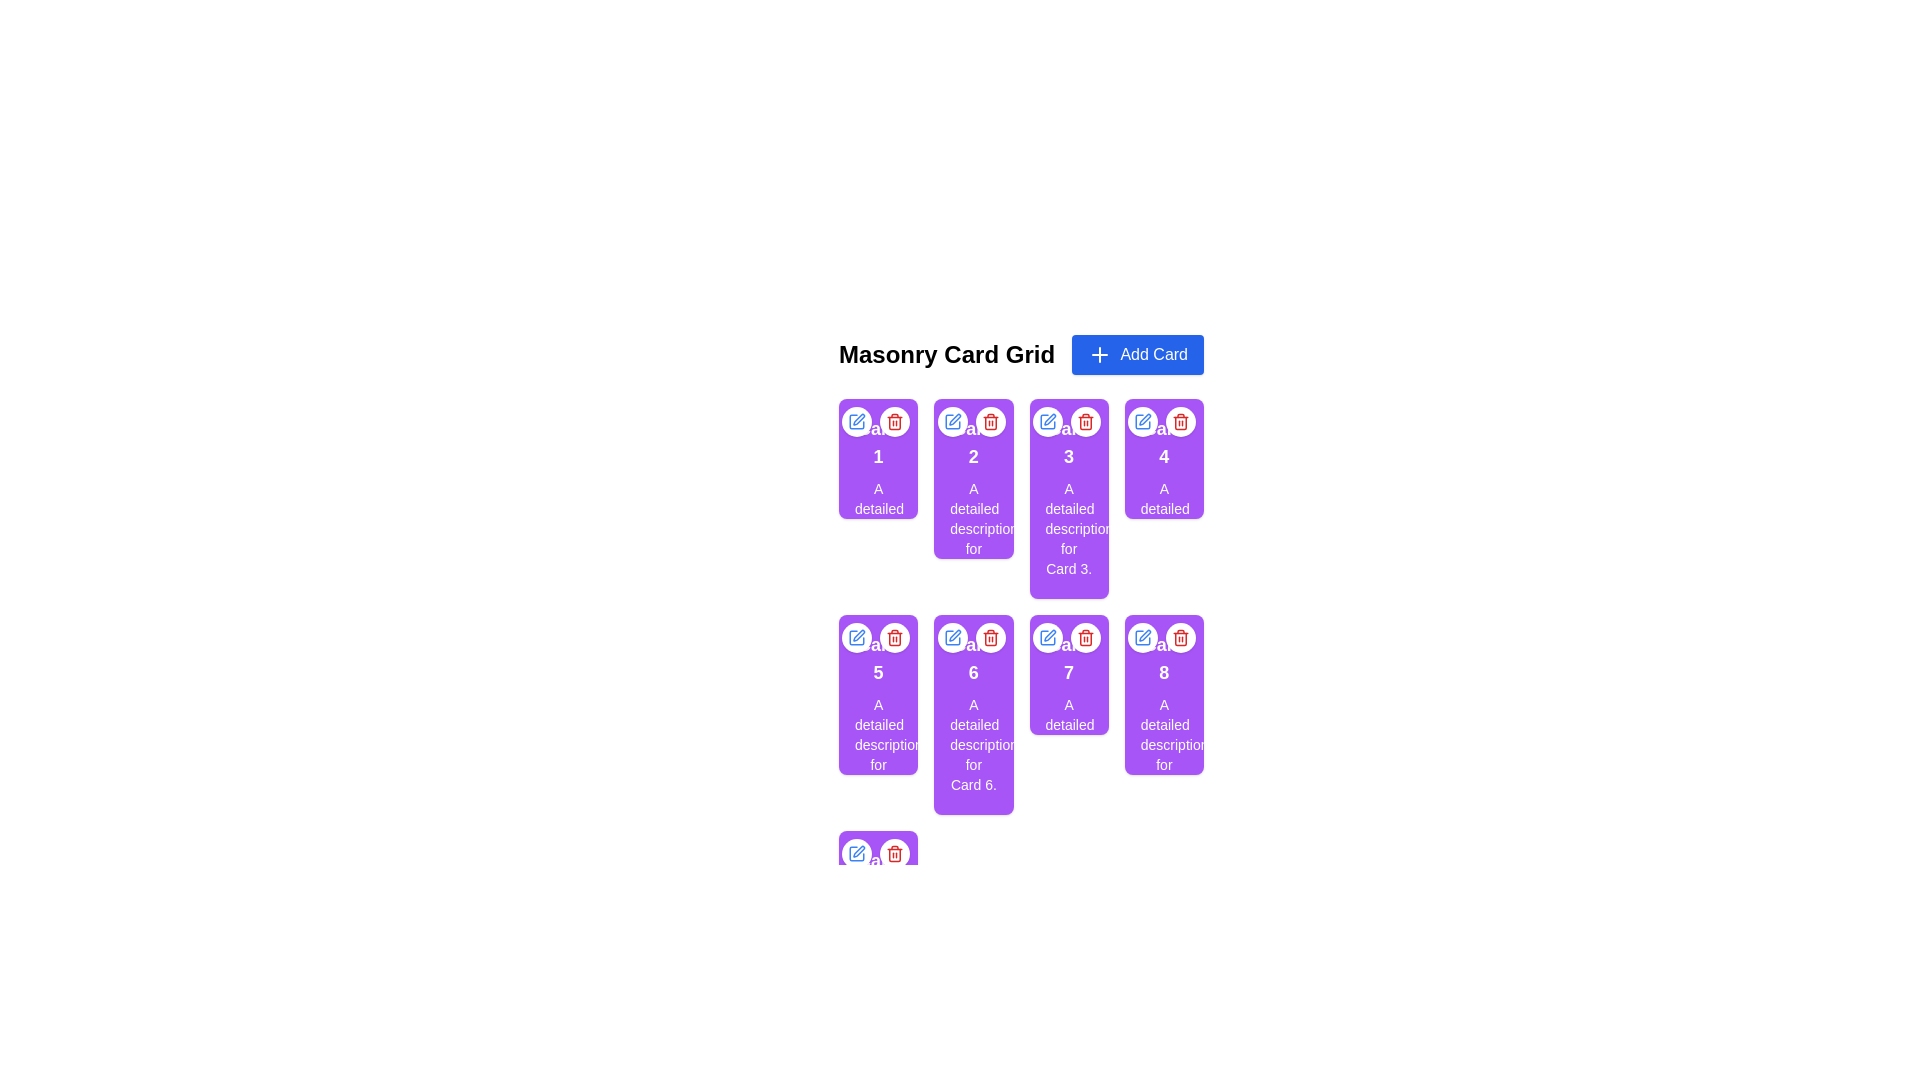 The width and height of the screenshot is (1920, 1080). I want to click on the leftmost button in the top-right corner of the rectangular card labeled '6', so click(951, 637).